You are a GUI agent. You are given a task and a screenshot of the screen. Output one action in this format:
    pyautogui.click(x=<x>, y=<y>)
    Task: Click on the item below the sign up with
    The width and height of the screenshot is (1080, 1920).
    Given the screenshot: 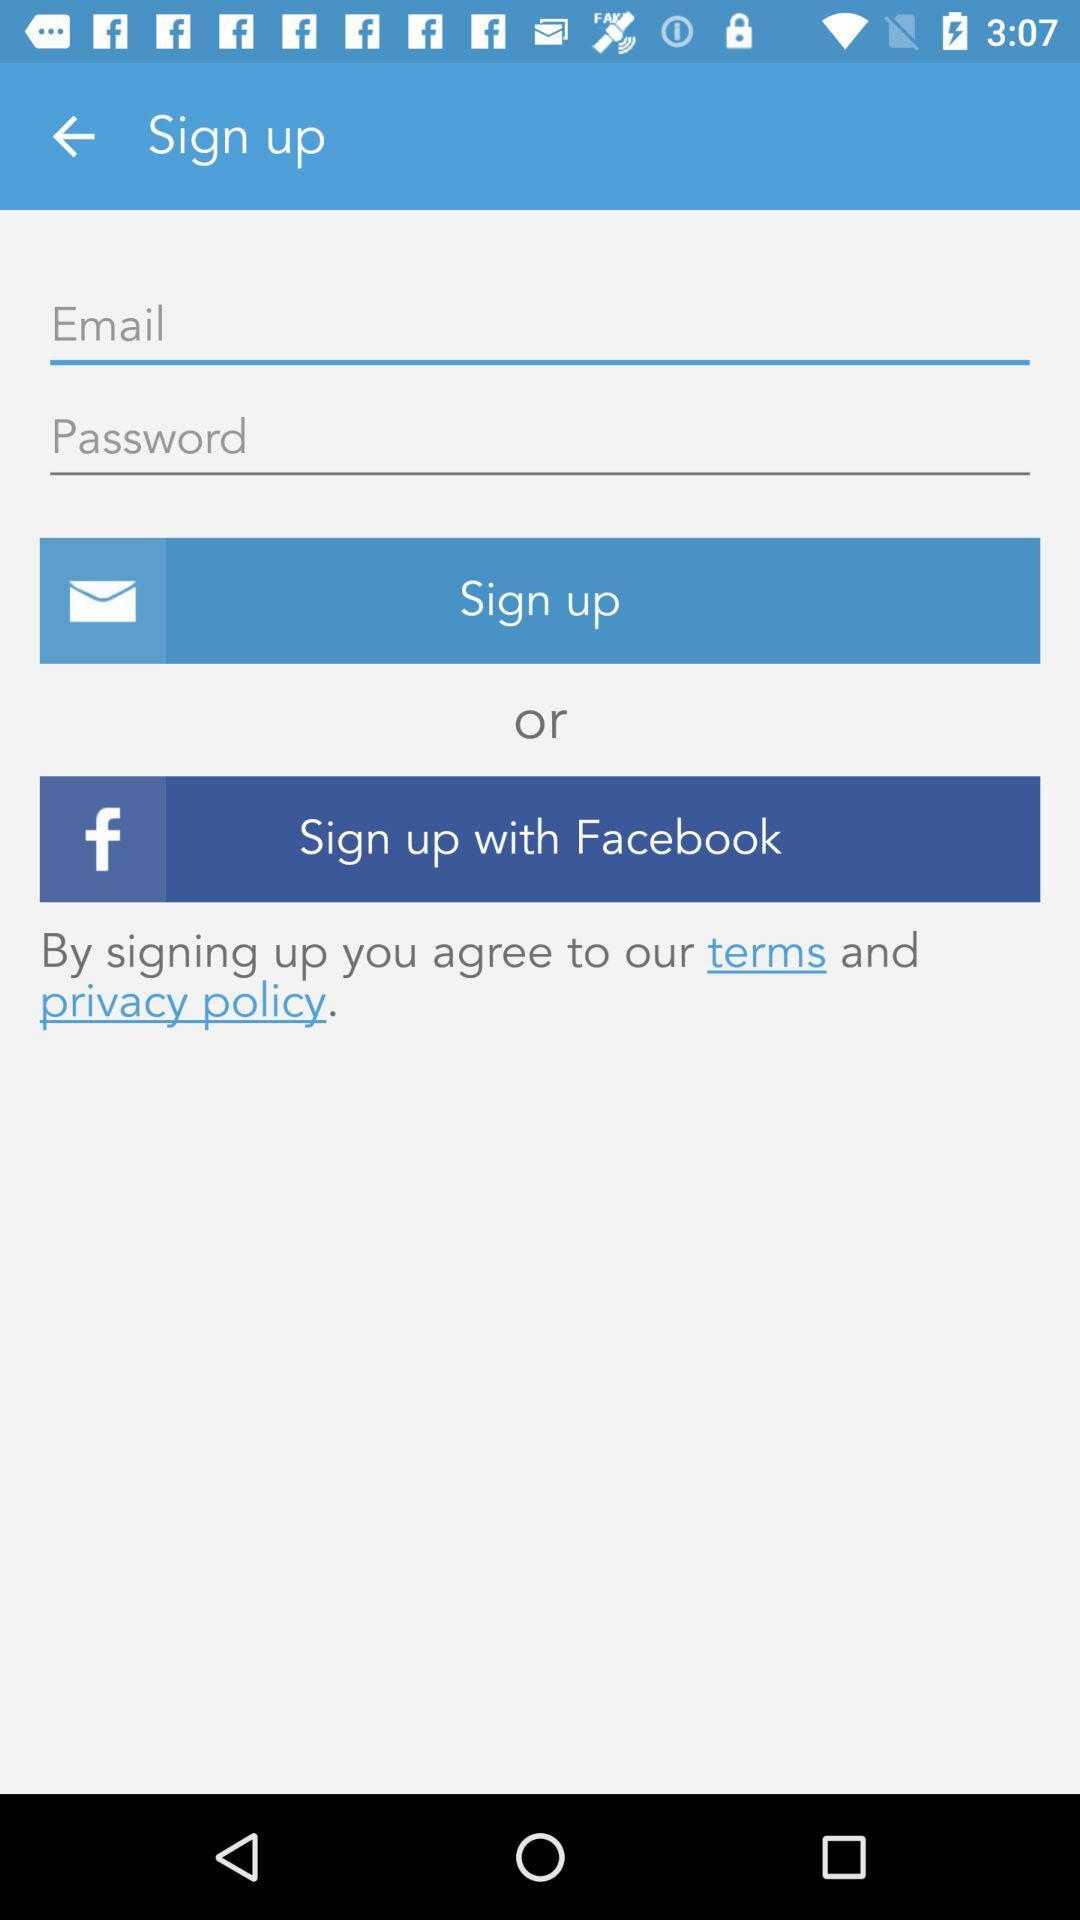 What is the action you would take?
    pyautogui.click(x=540, y=976)
    